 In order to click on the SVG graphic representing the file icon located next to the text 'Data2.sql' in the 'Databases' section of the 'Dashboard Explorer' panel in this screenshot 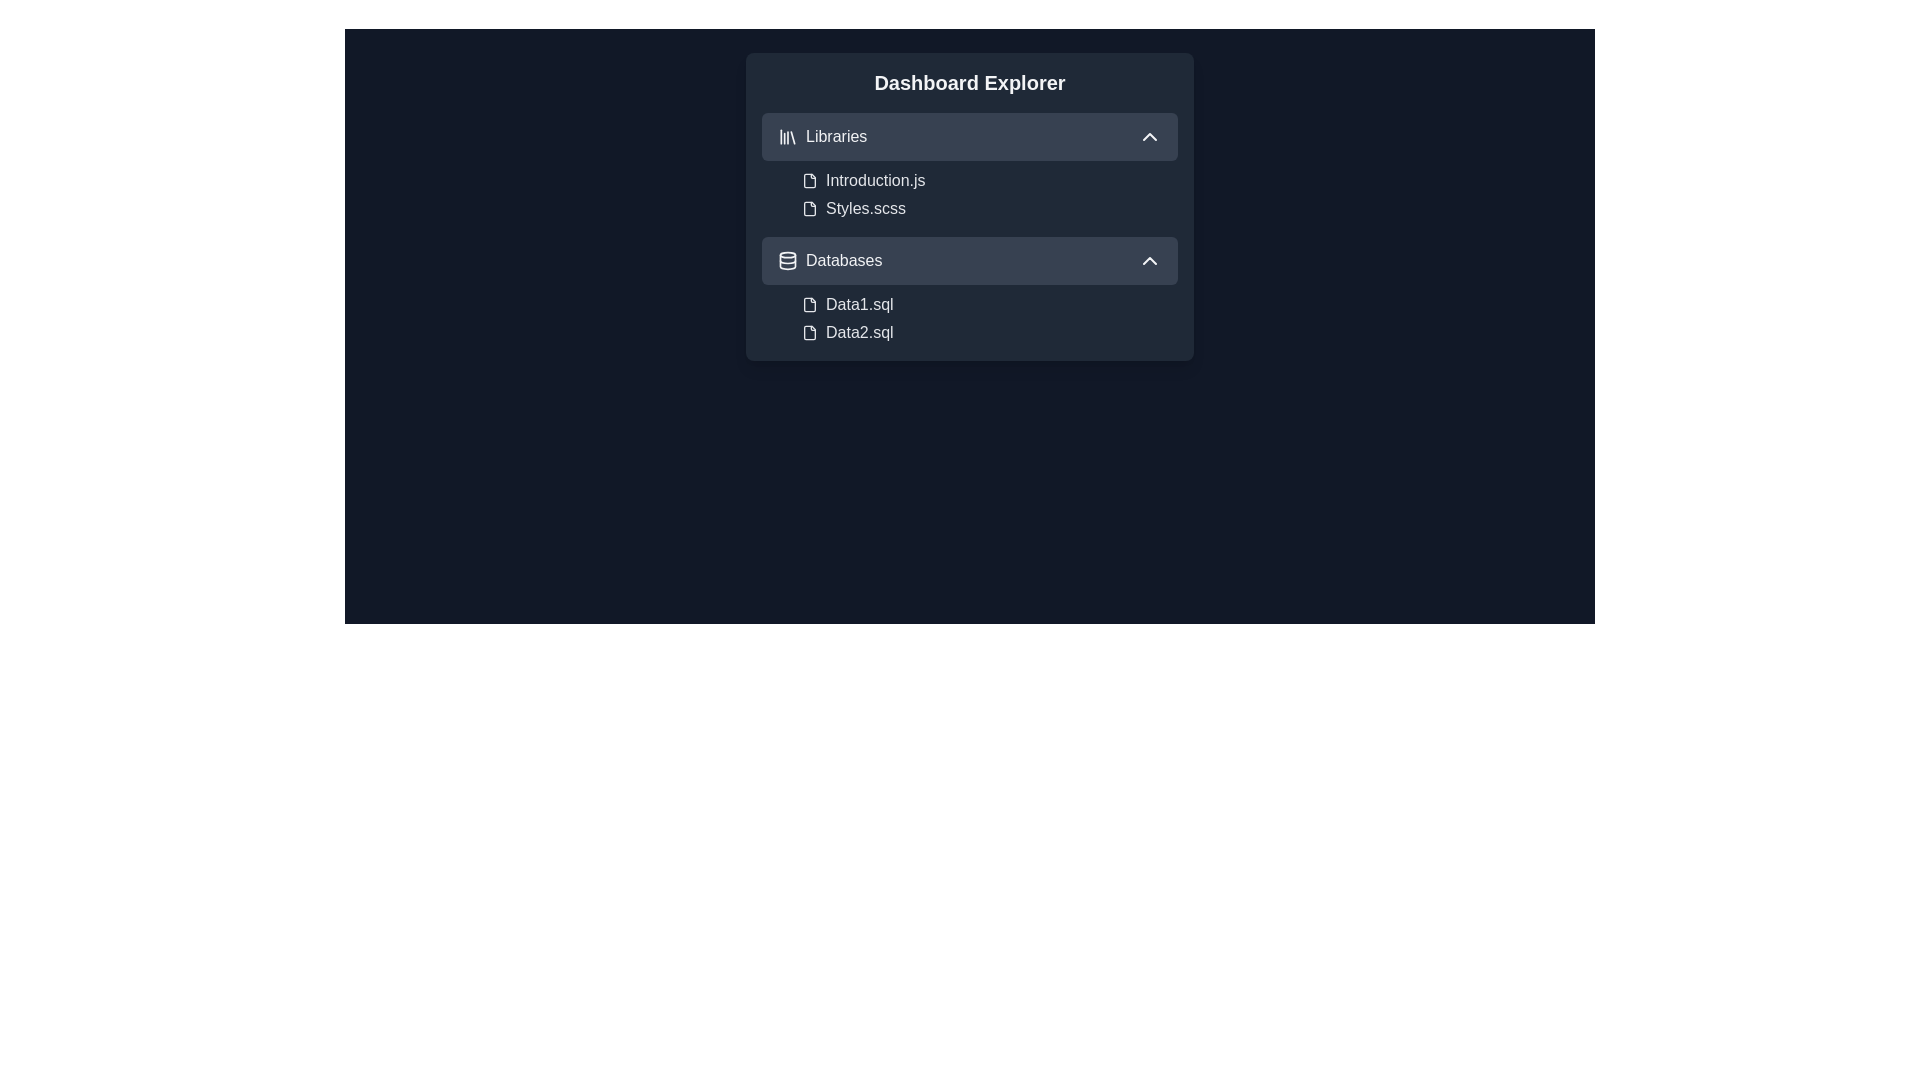, I will do `click(810, 331)`.